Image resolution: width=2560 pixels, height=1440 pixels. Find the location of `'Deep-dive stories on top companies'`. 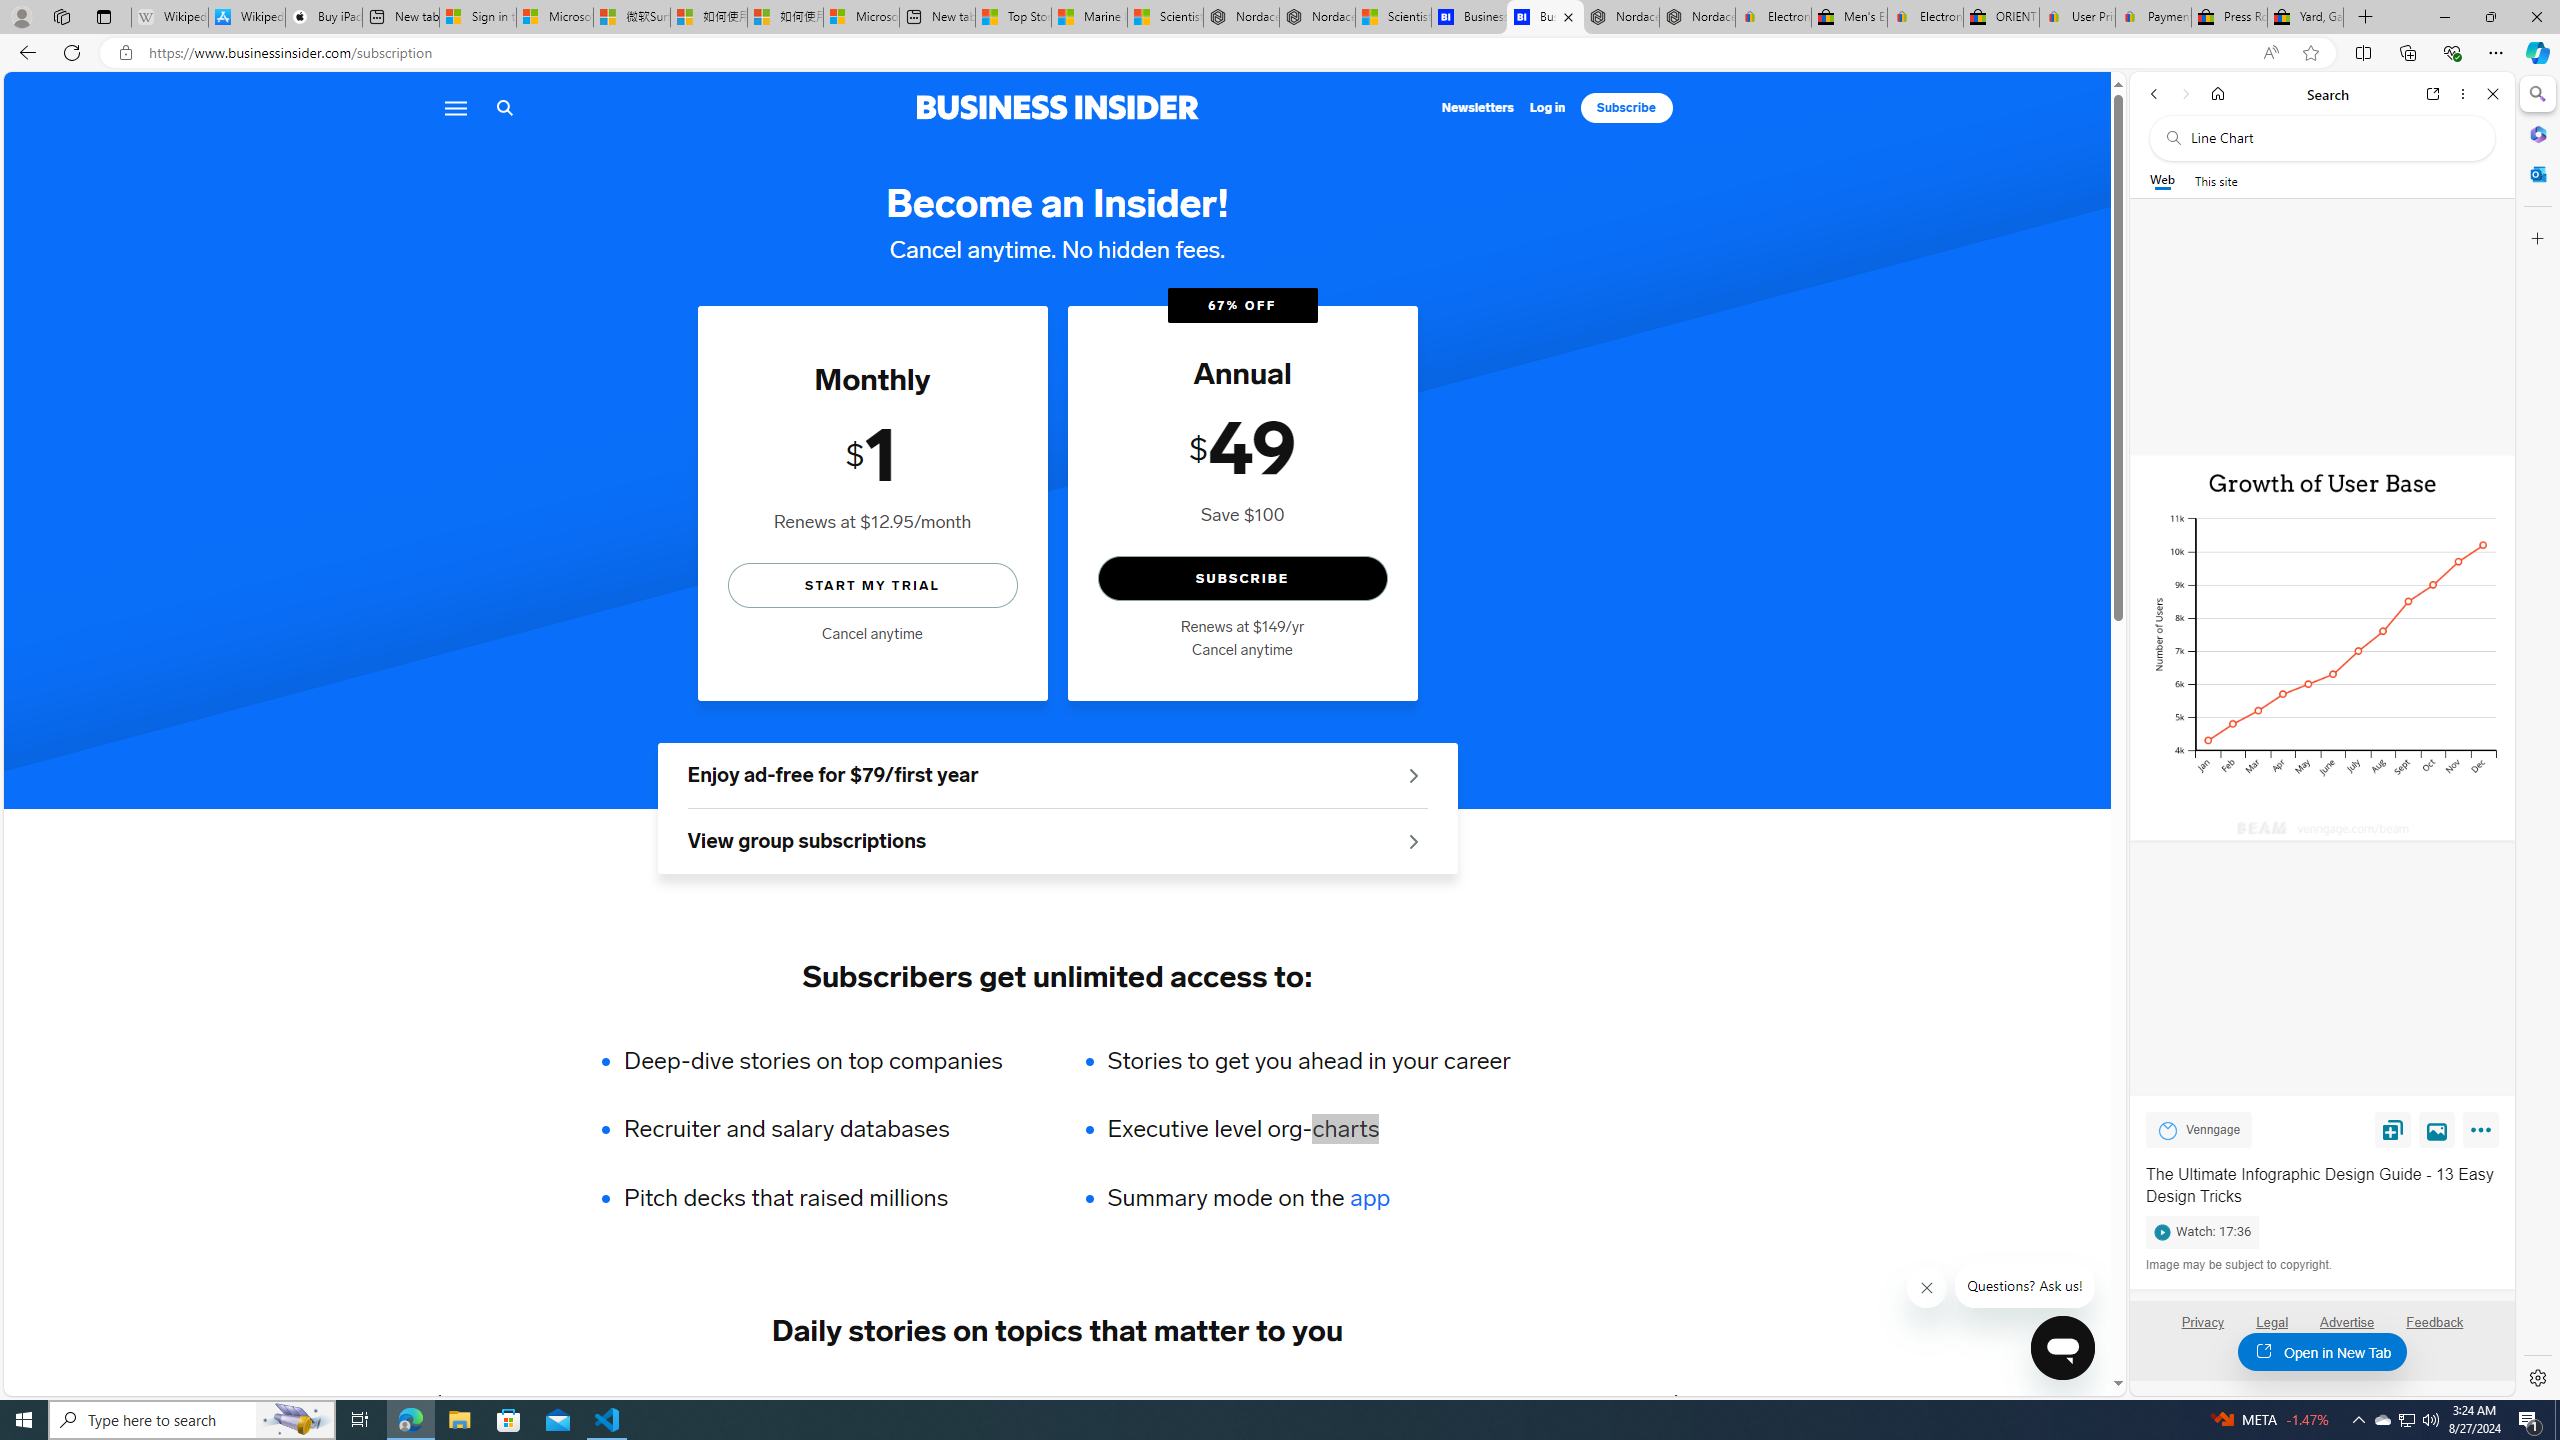

'Deep-dive stories on top companies' is located at coordinates (826, 1060).